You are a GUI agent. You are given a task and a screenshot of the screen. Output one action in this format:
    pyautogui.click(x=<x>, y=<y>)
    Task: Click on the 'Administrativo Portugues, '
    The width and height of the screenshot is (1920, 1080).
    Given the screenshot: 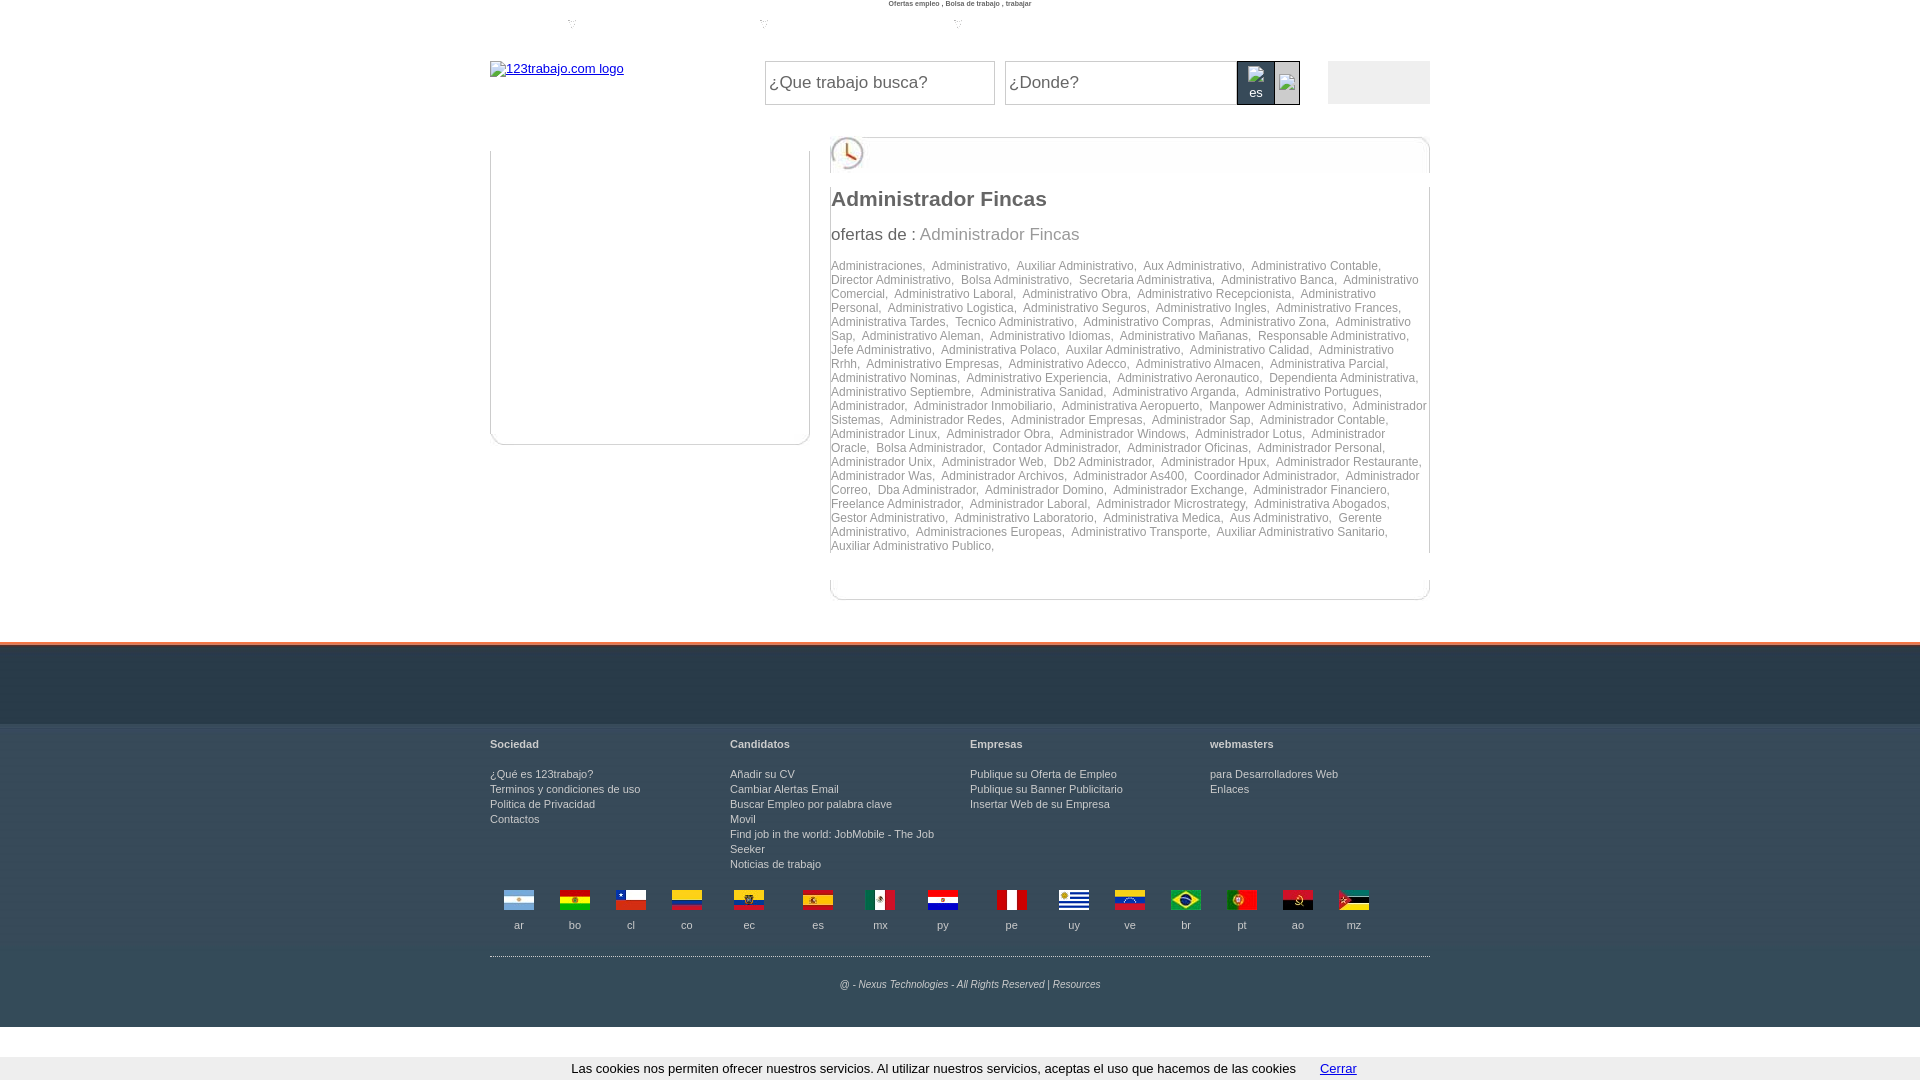 What is the action you would take?
    pyautogui.click(x=1243, y=392)
    